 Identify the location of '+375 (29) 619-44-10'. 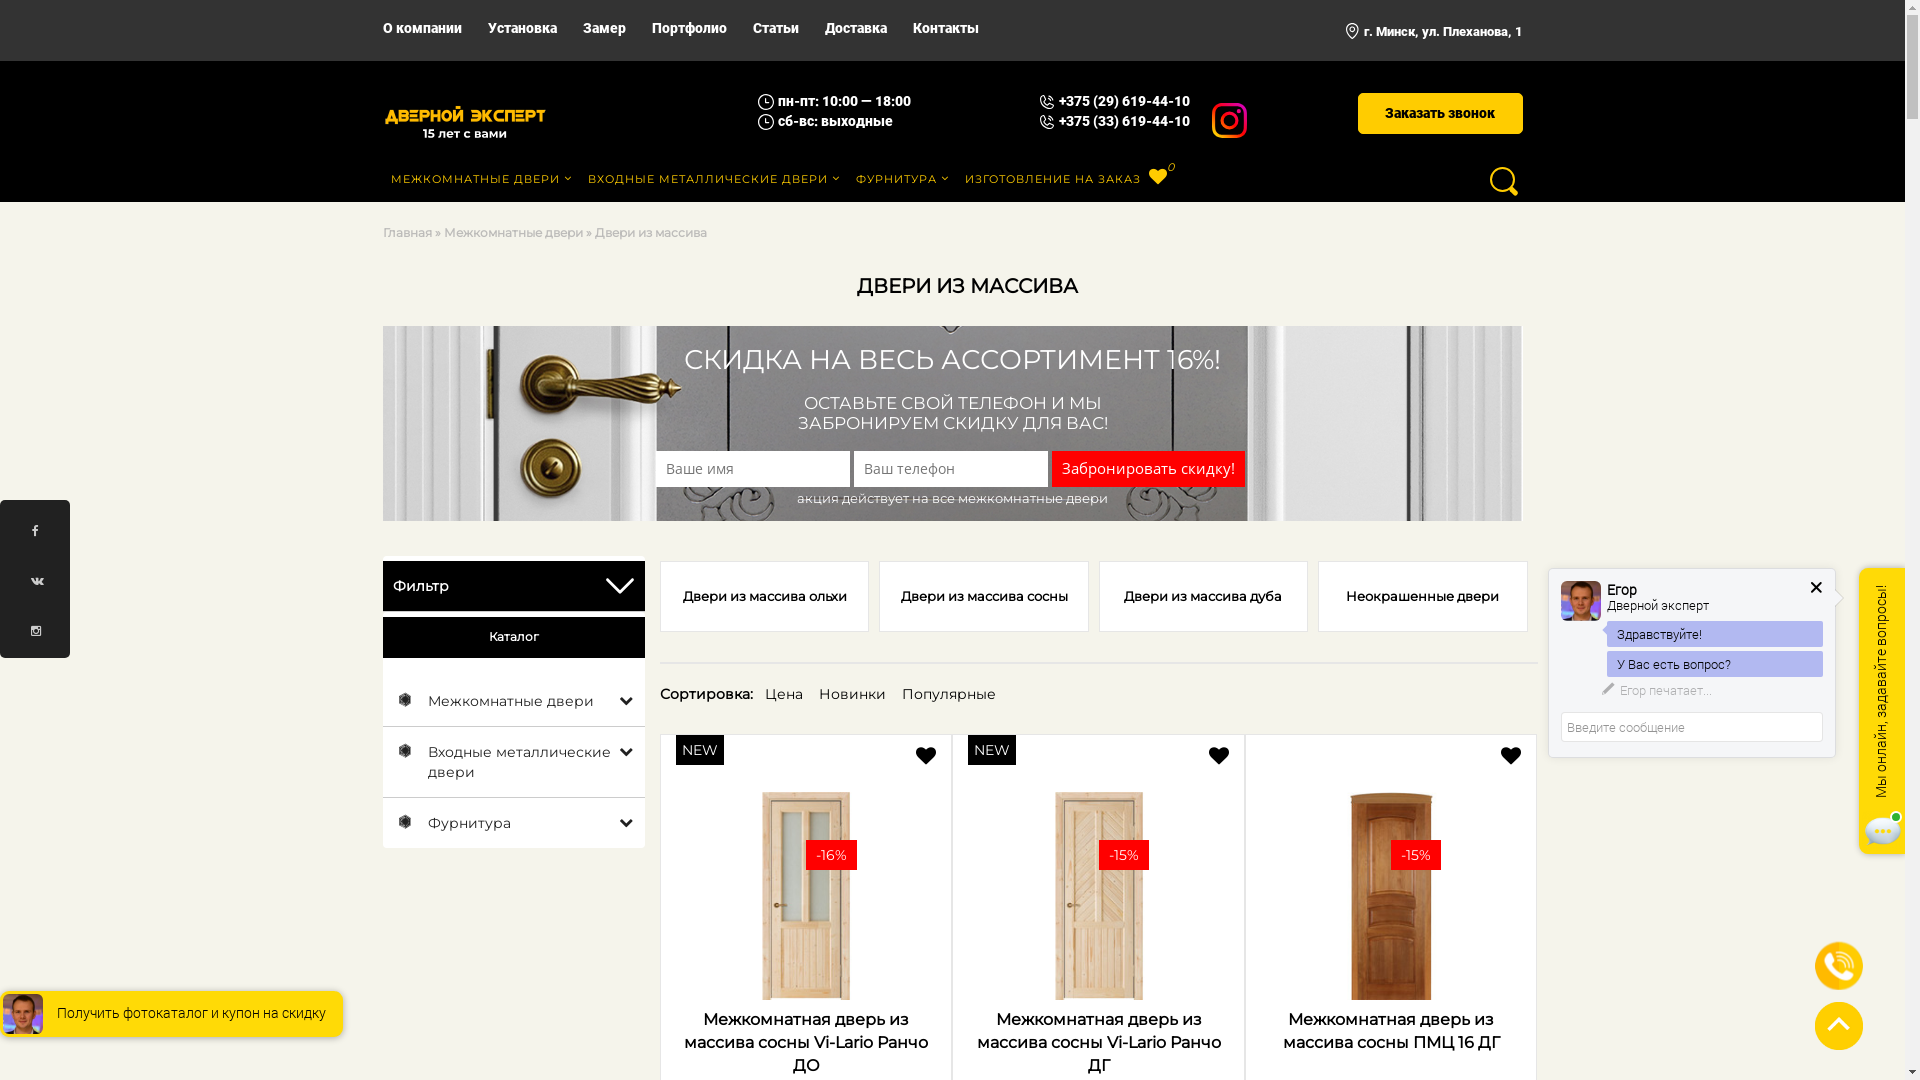
(1124, 100).